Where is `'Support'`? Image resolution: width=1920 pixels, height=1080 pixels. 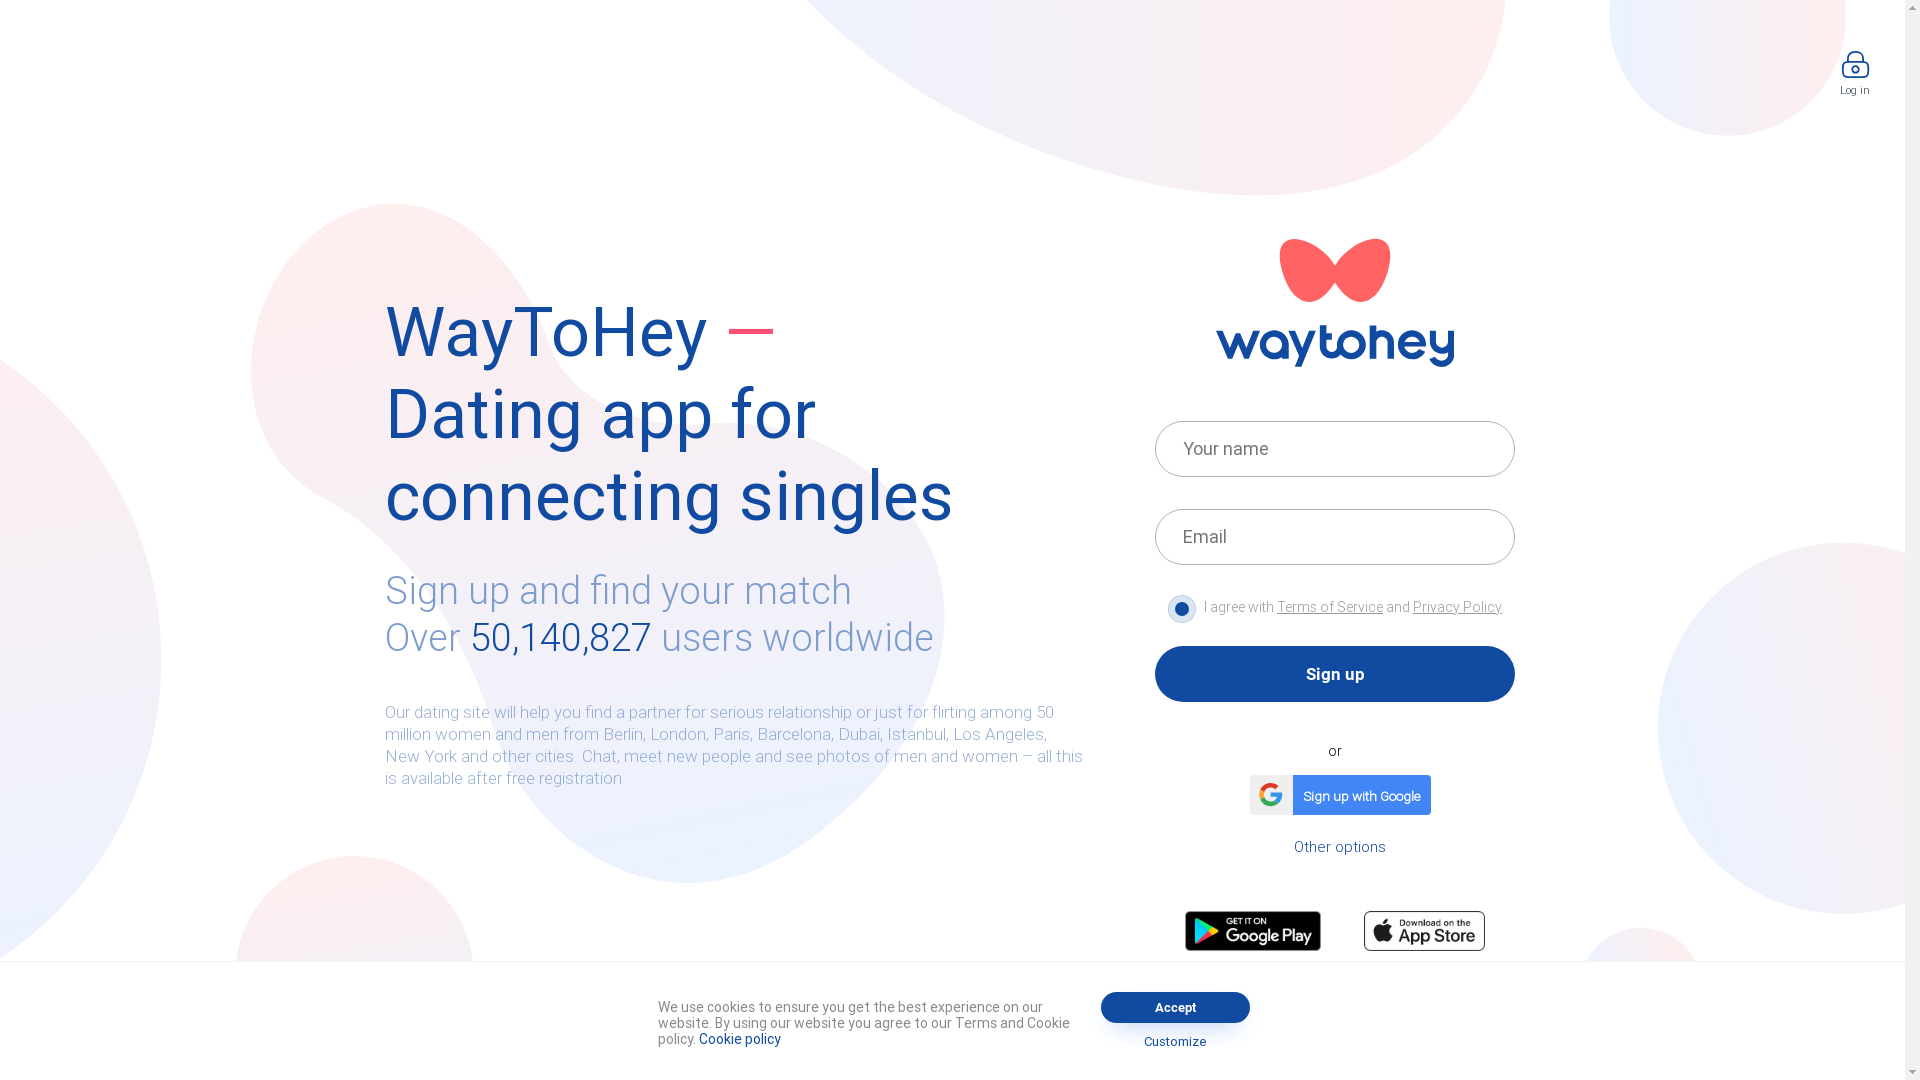 'Support' is located at coordinates (936, 1019).